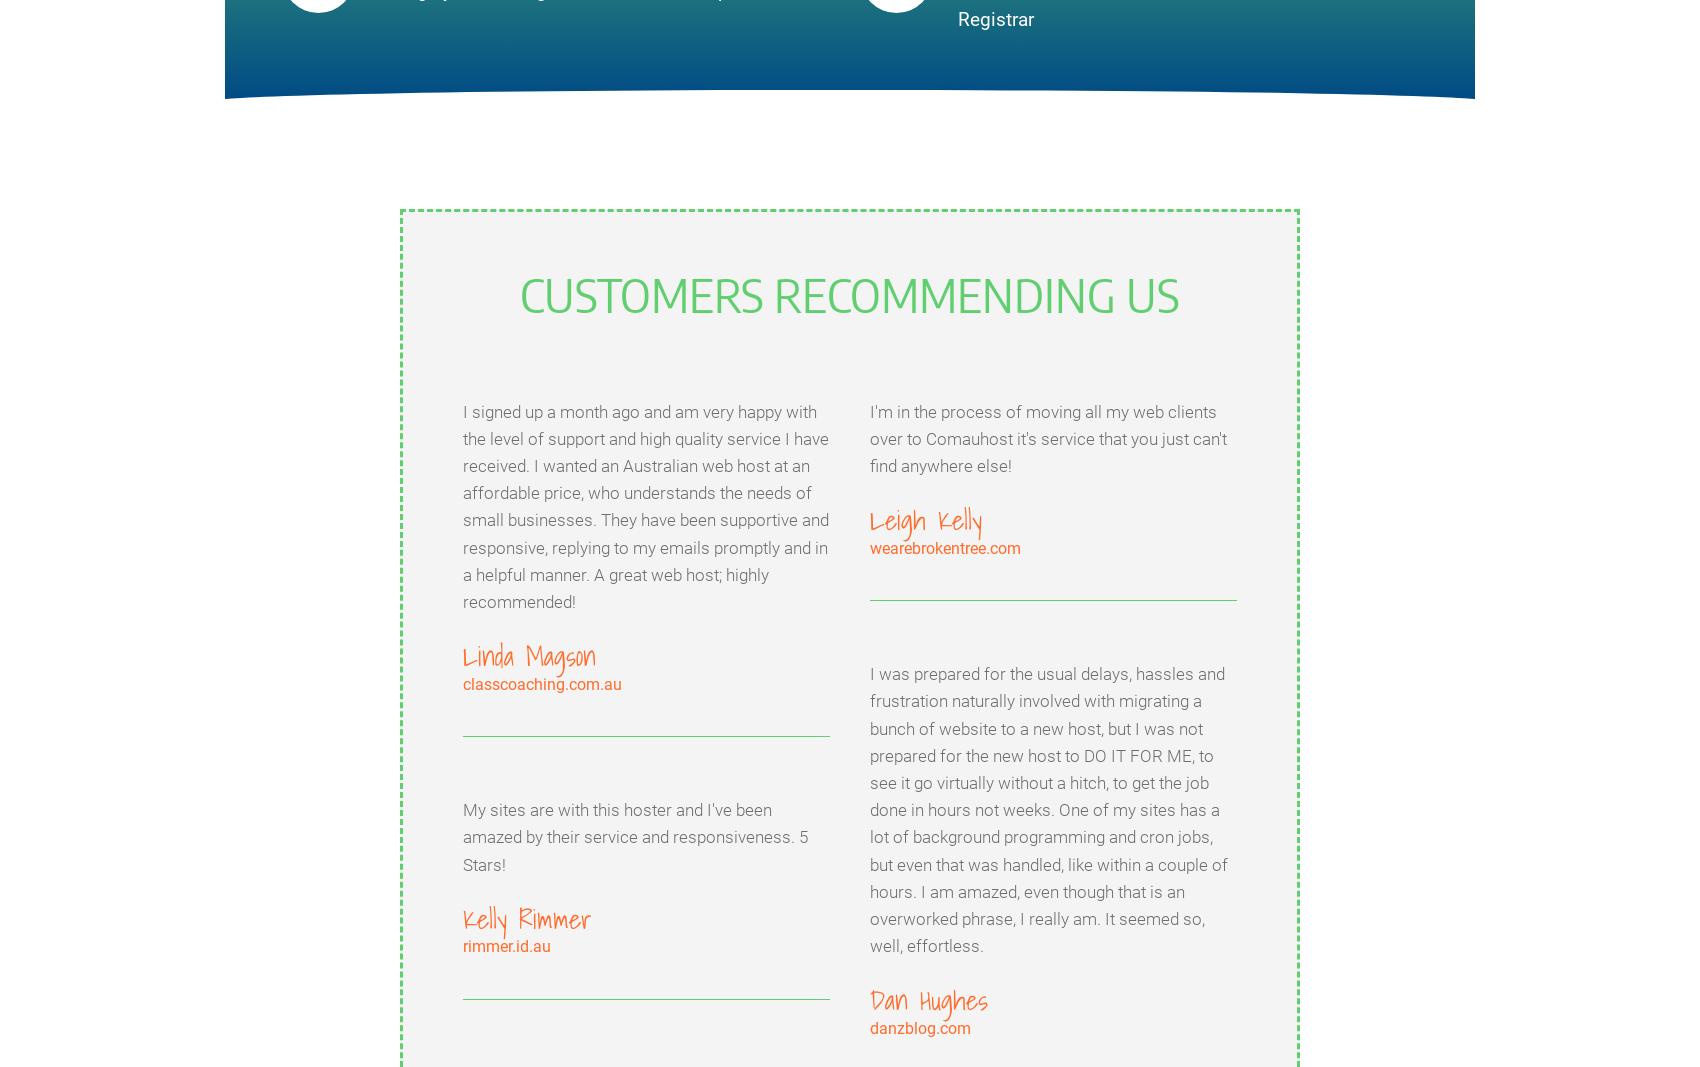 The width and height of the screenshot is (1700, 1067). What do you see at coordinates (463, 683) in the screenshot?
I see `'classcoaching.com.au'` at bounding box center [463, 683].